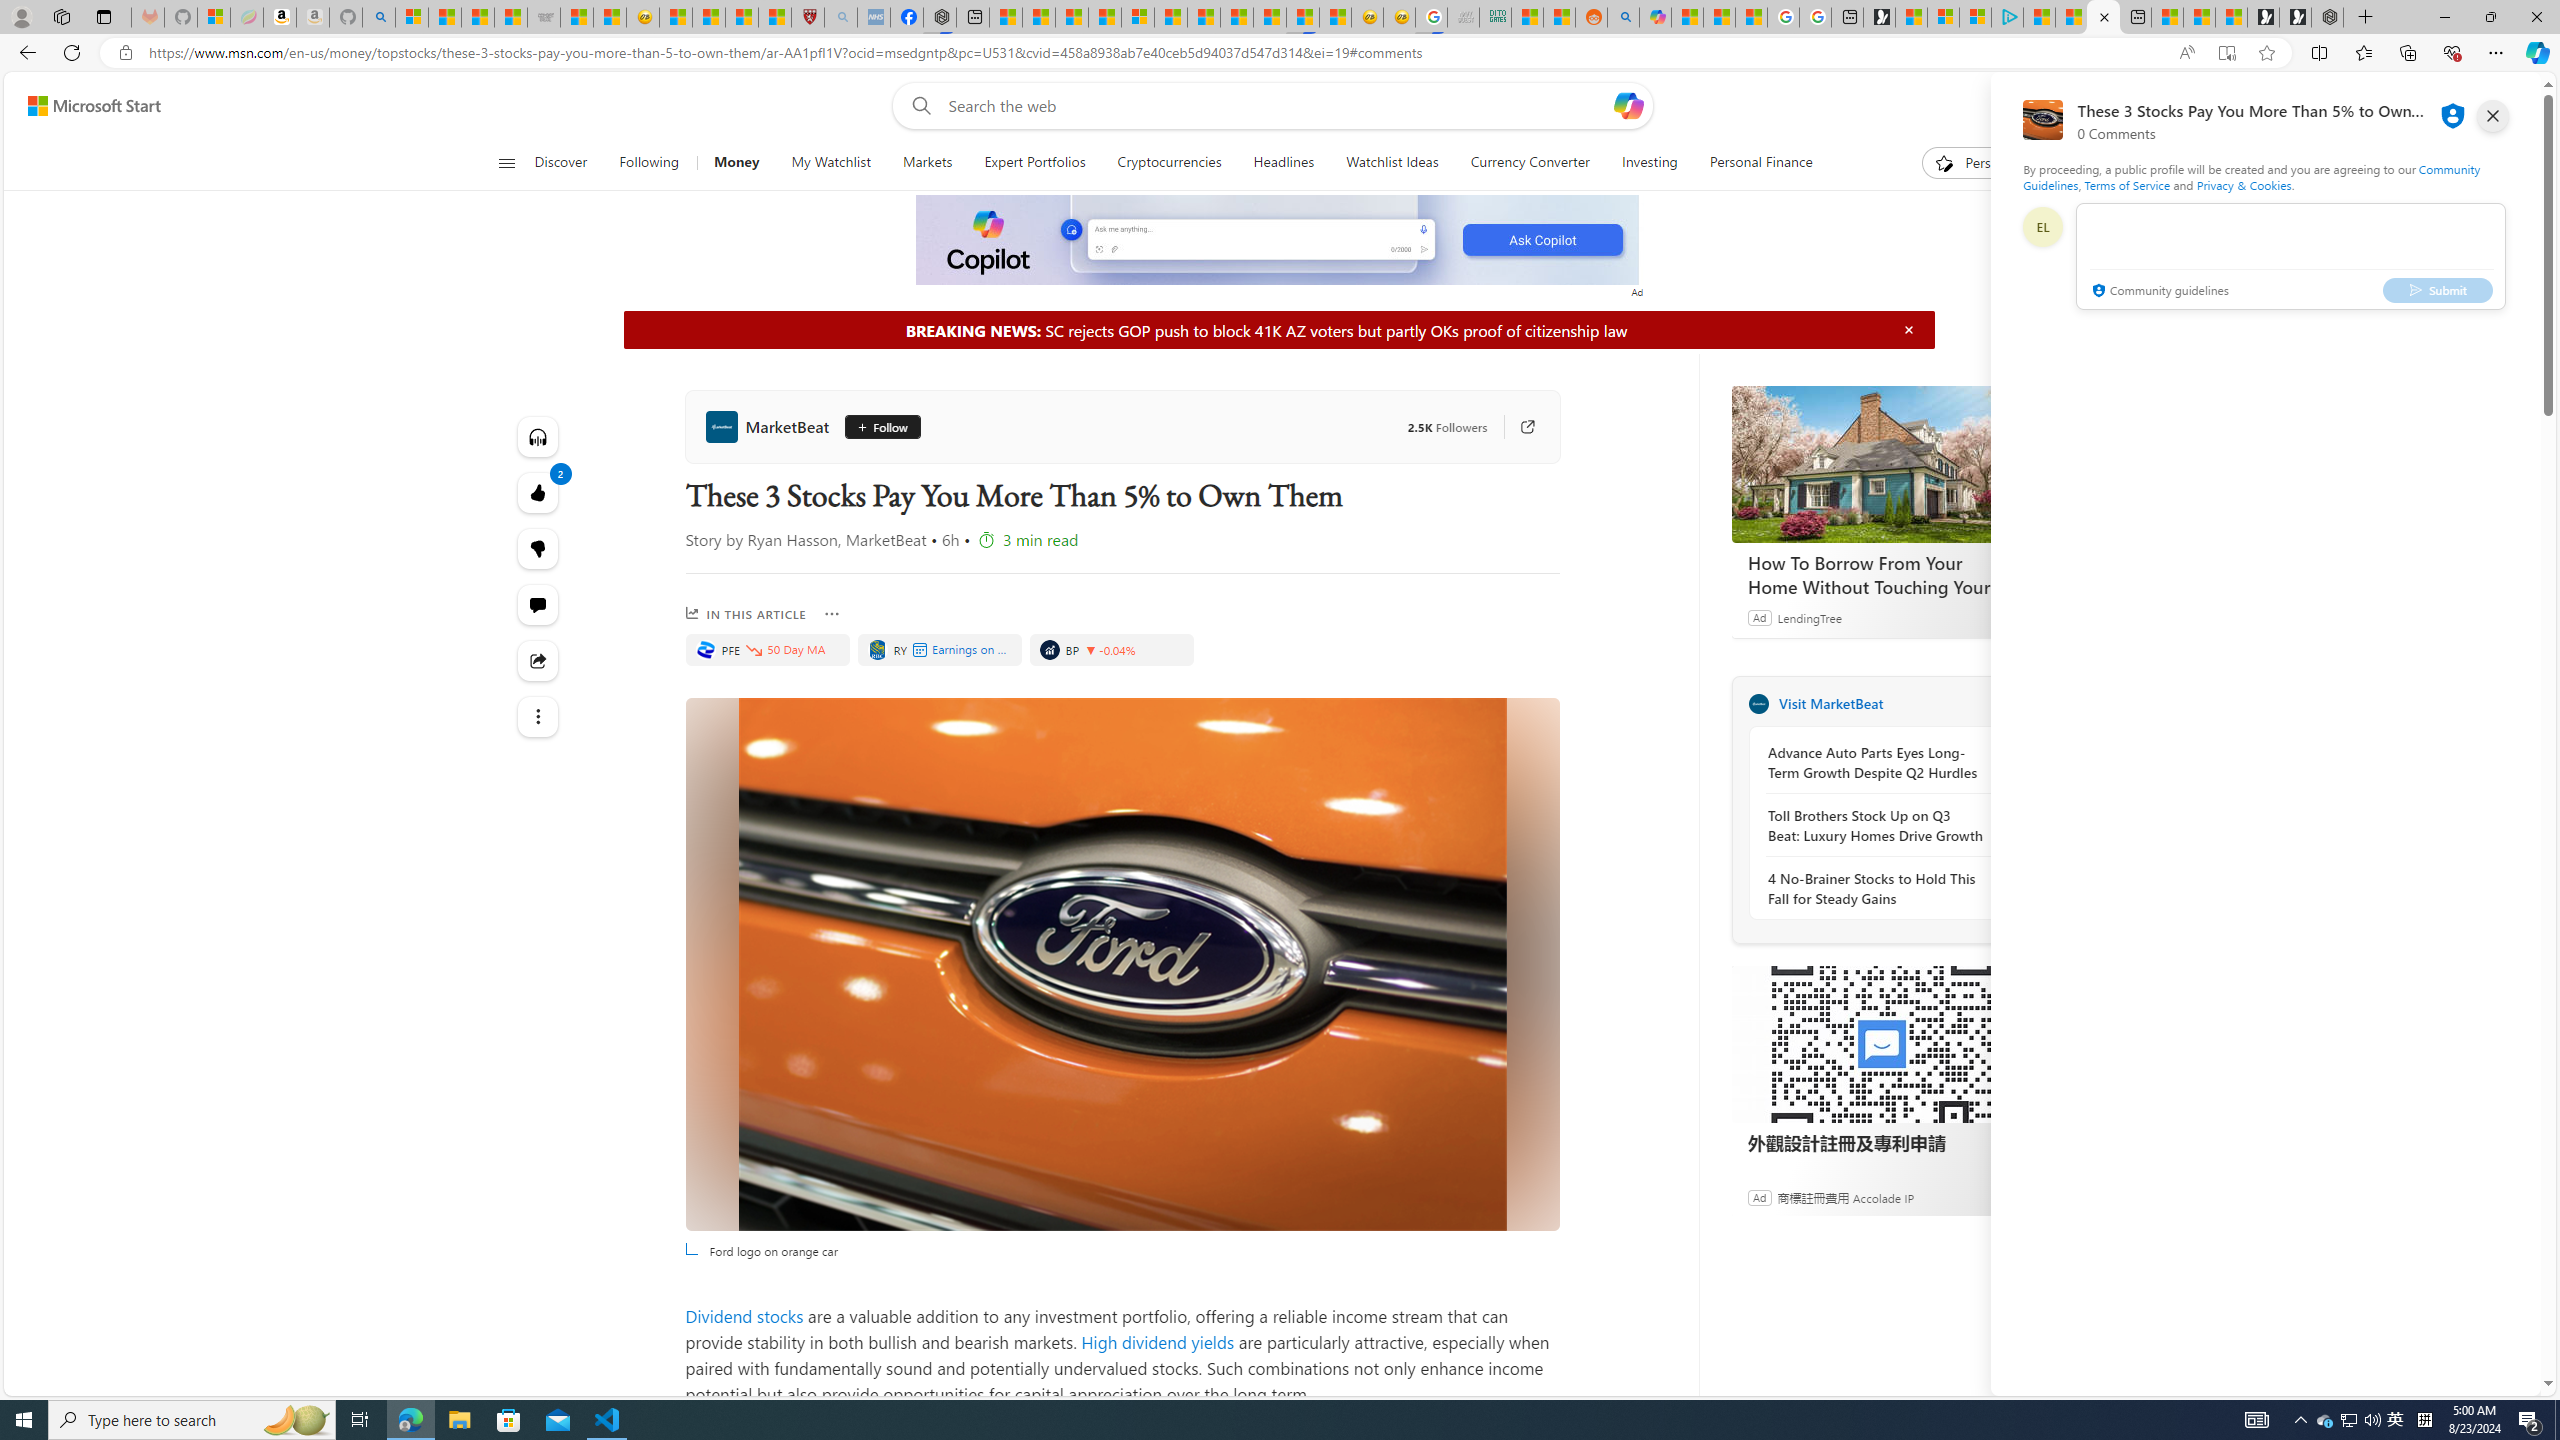  What do you see at coordinates (1157, 1341) in the screenshot?
I see `'High dividend yields'` at bounding box center [1157, 1341].